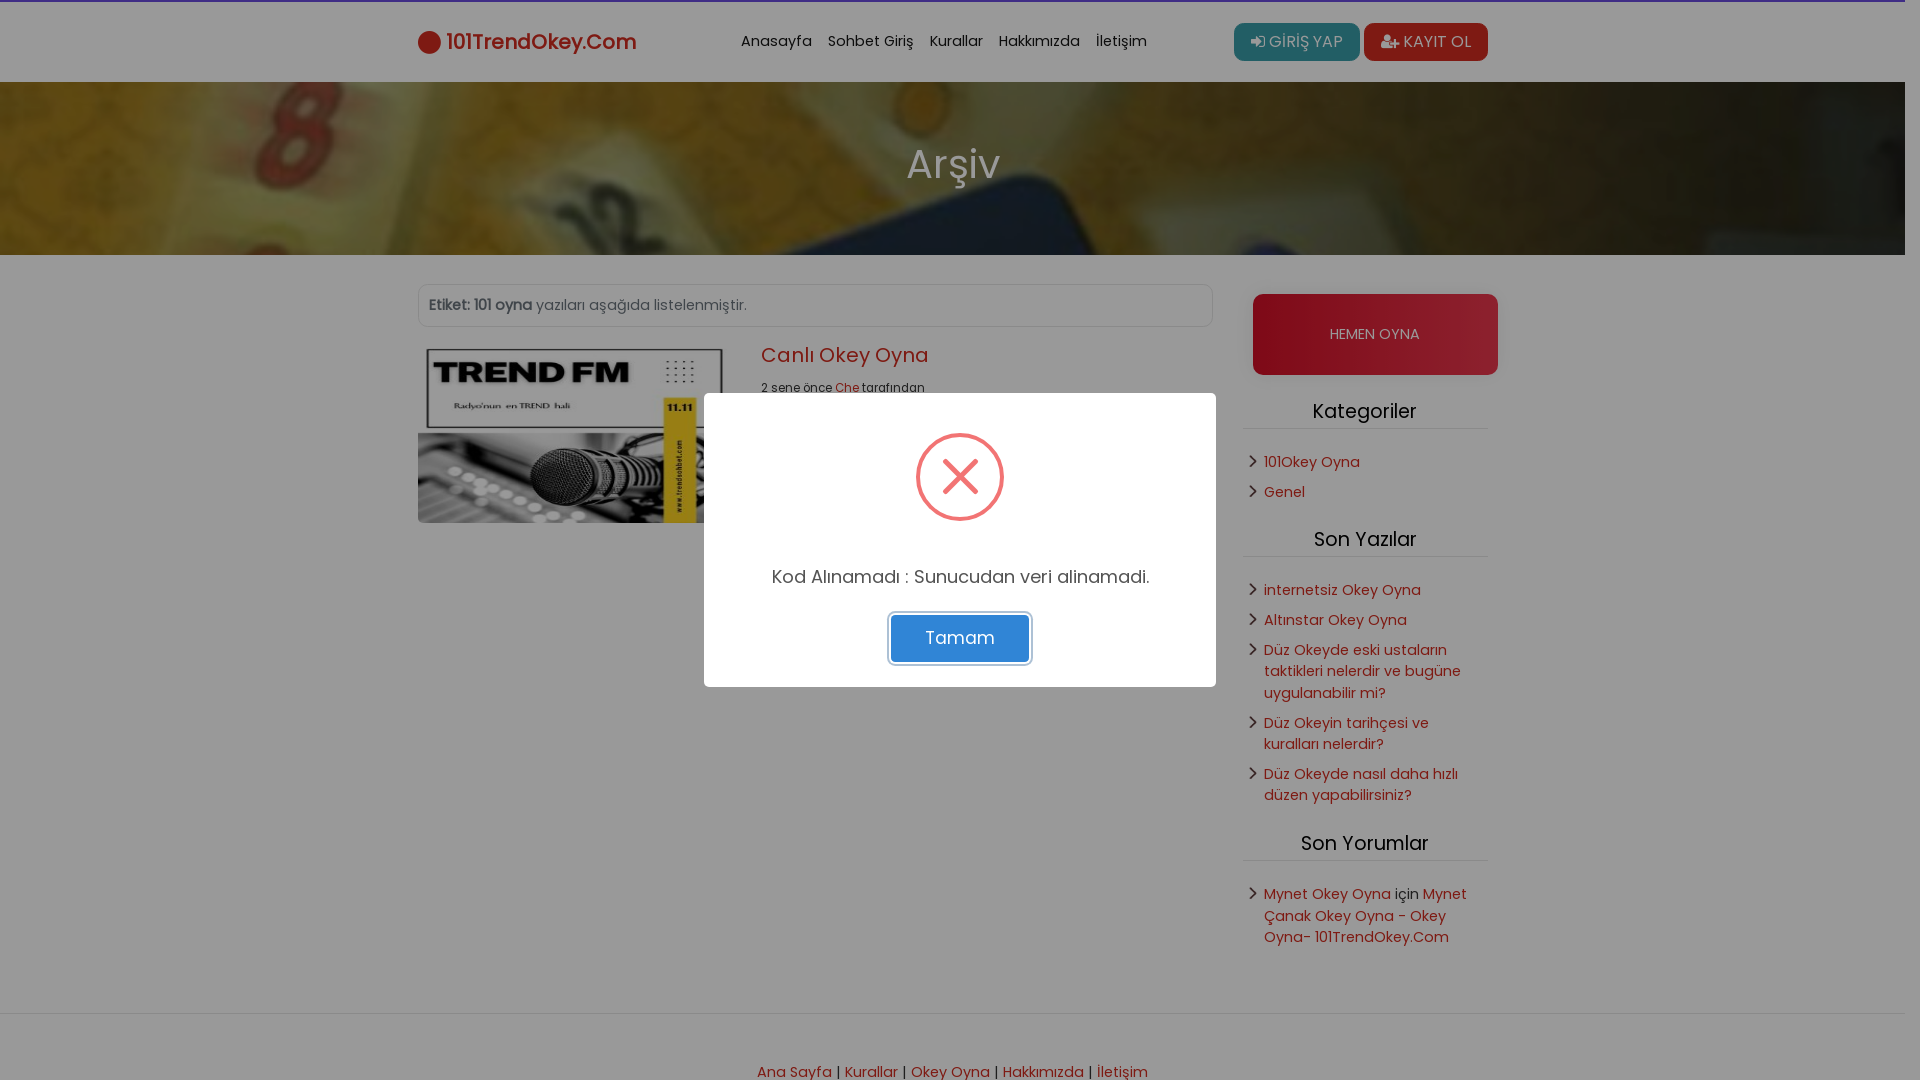 This screenshot has height=1080, width=1920. Describe the element at coordinates (1342, 589) in the screenshot. I see `'internetsiz Okey Oyna'` at that location.